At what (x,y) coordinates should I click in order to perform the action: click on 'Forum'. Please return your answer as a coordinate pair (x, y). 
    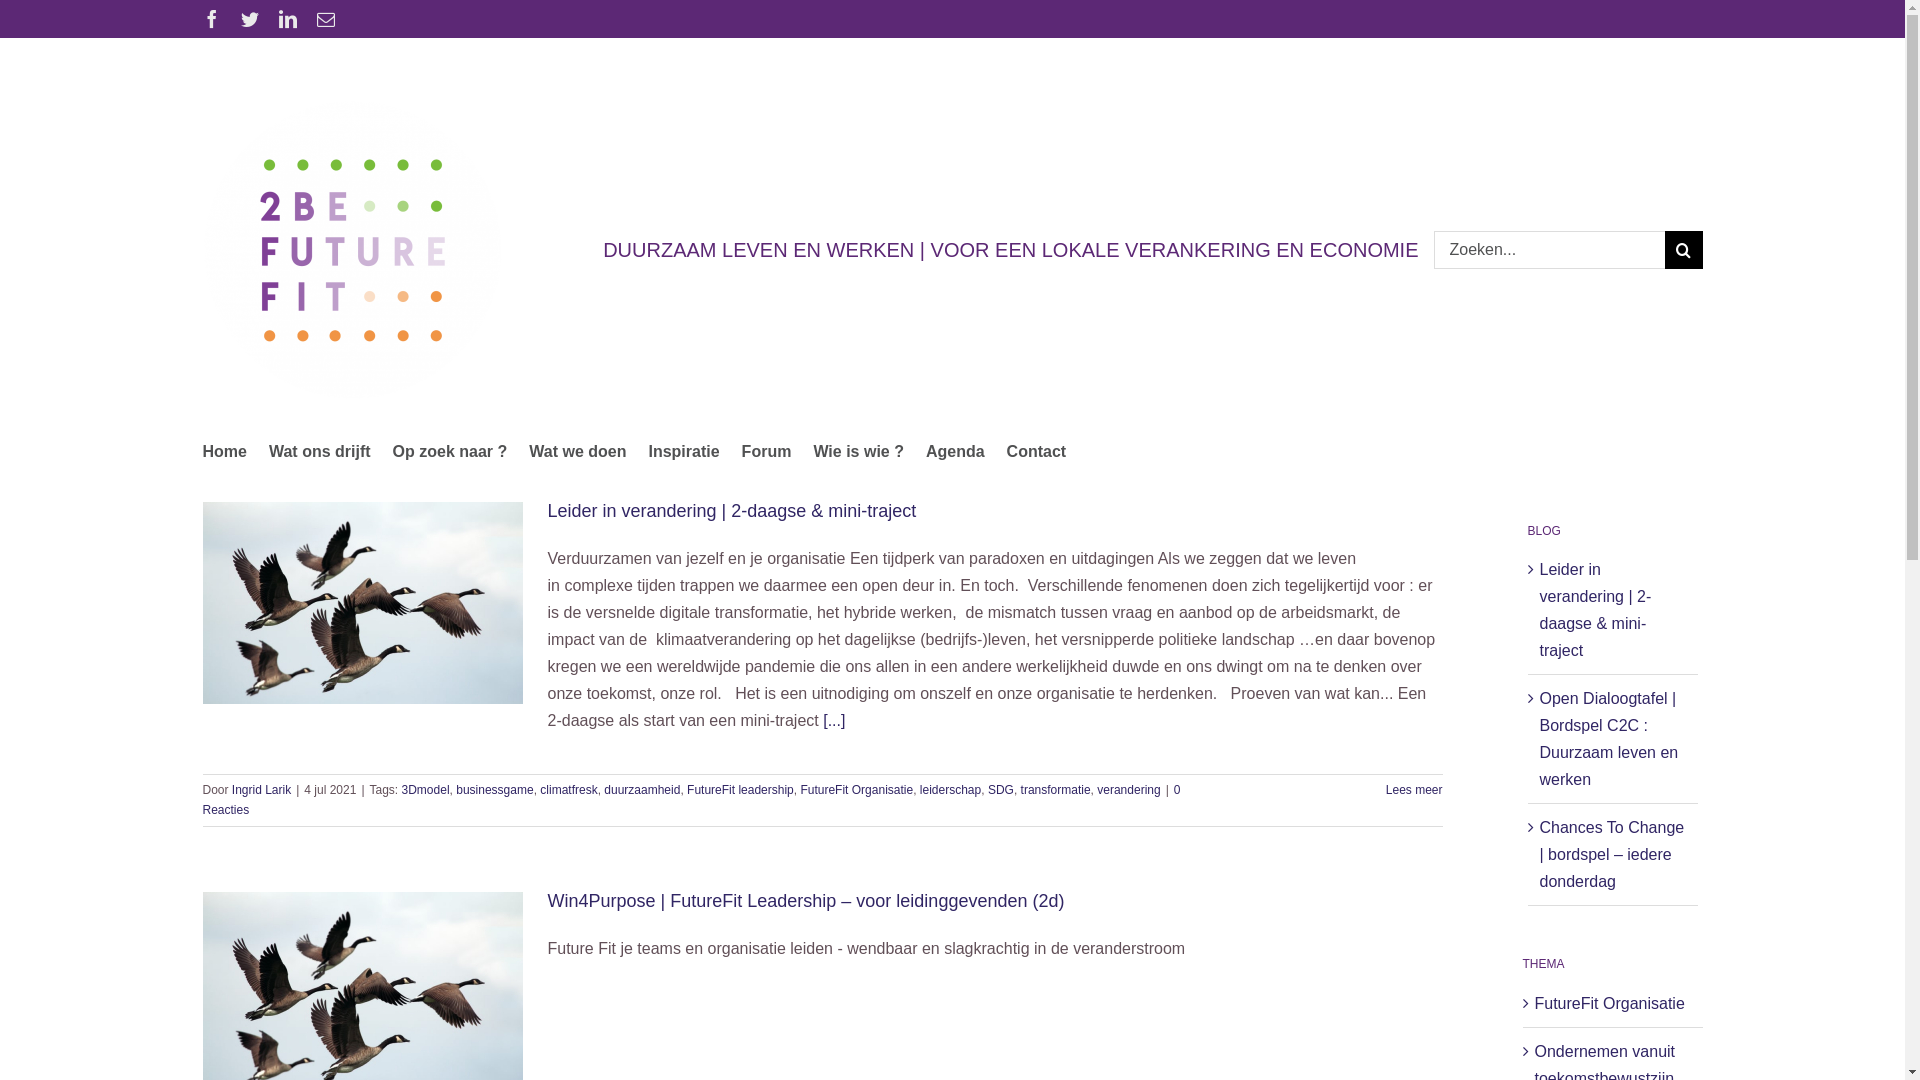
    Looking at the image, I should click on (766, 451).